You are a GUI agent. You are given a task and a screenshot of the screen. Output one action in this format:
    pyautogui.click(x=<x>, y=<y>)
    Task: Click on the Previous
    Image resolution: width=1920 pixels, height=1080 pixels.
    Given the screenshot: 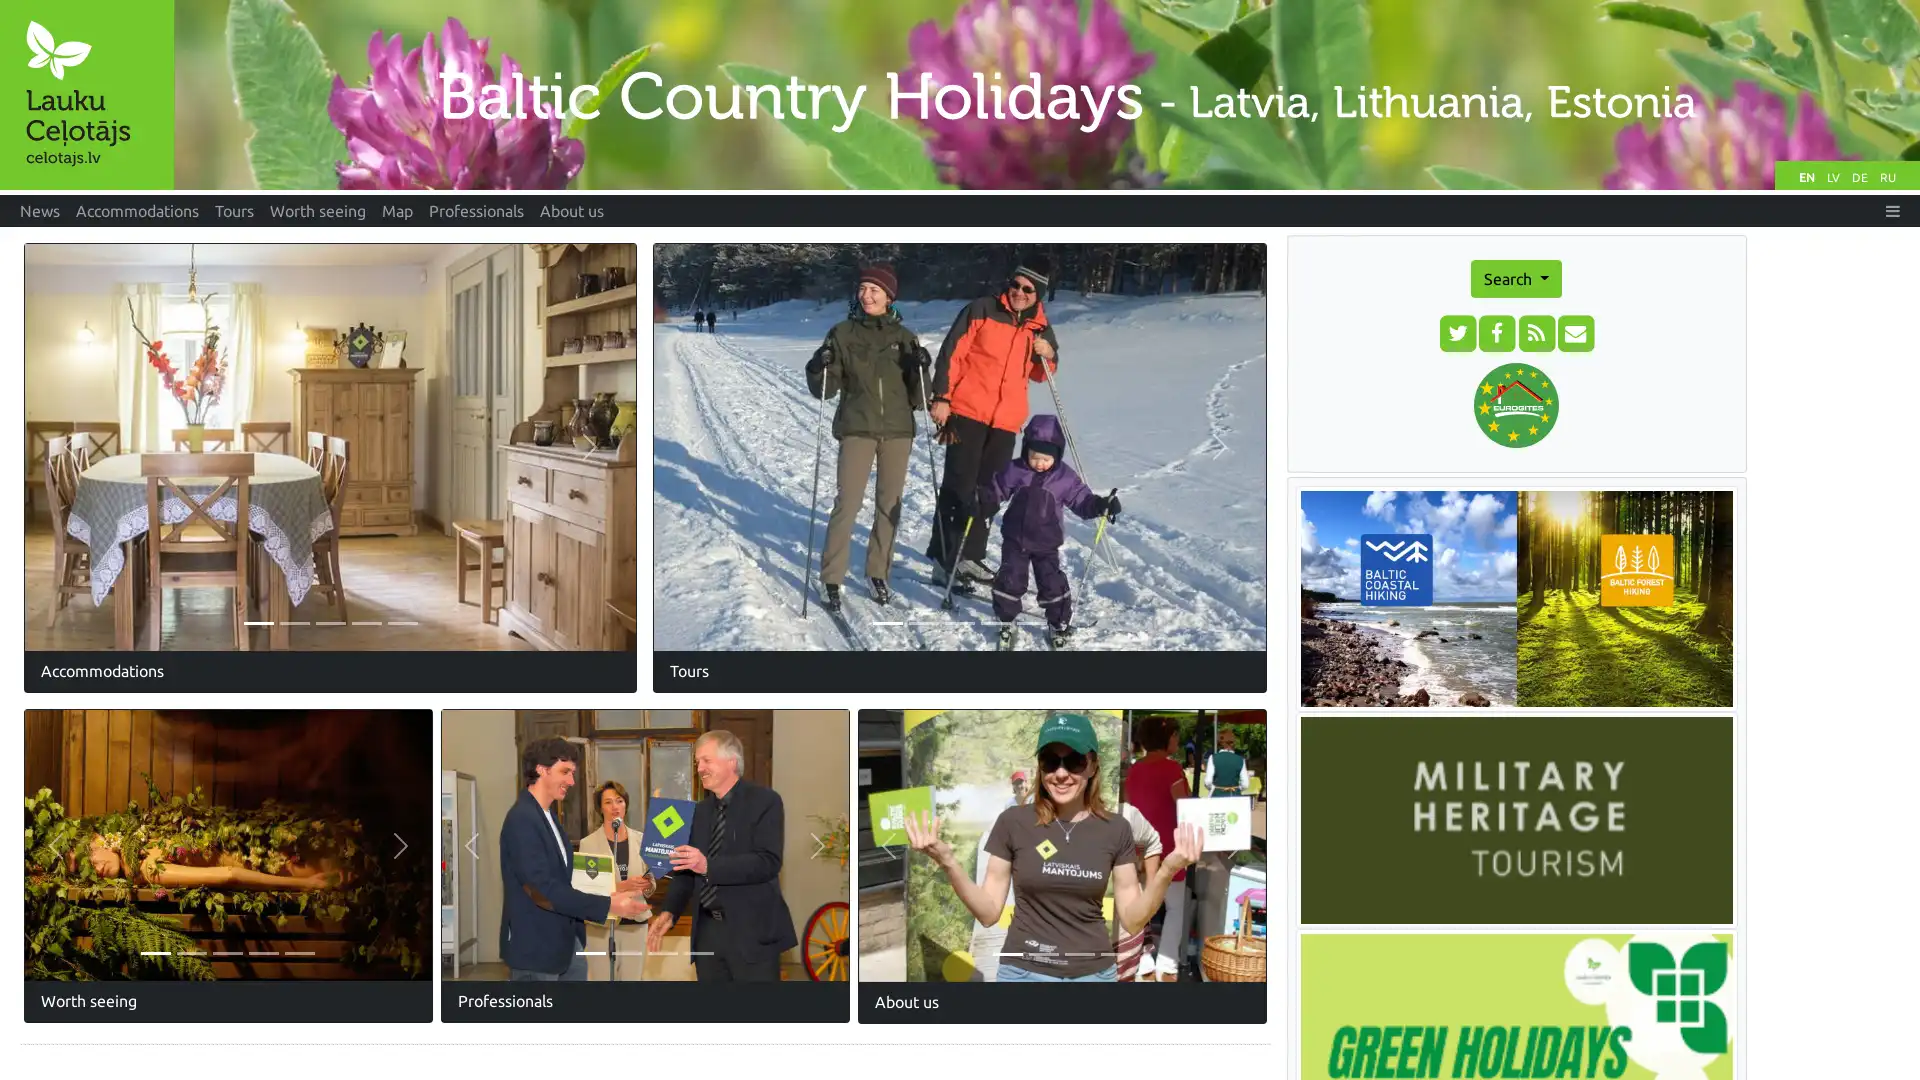 What is the action you would take?
    pyautogui.click(x=470, y=845)
    